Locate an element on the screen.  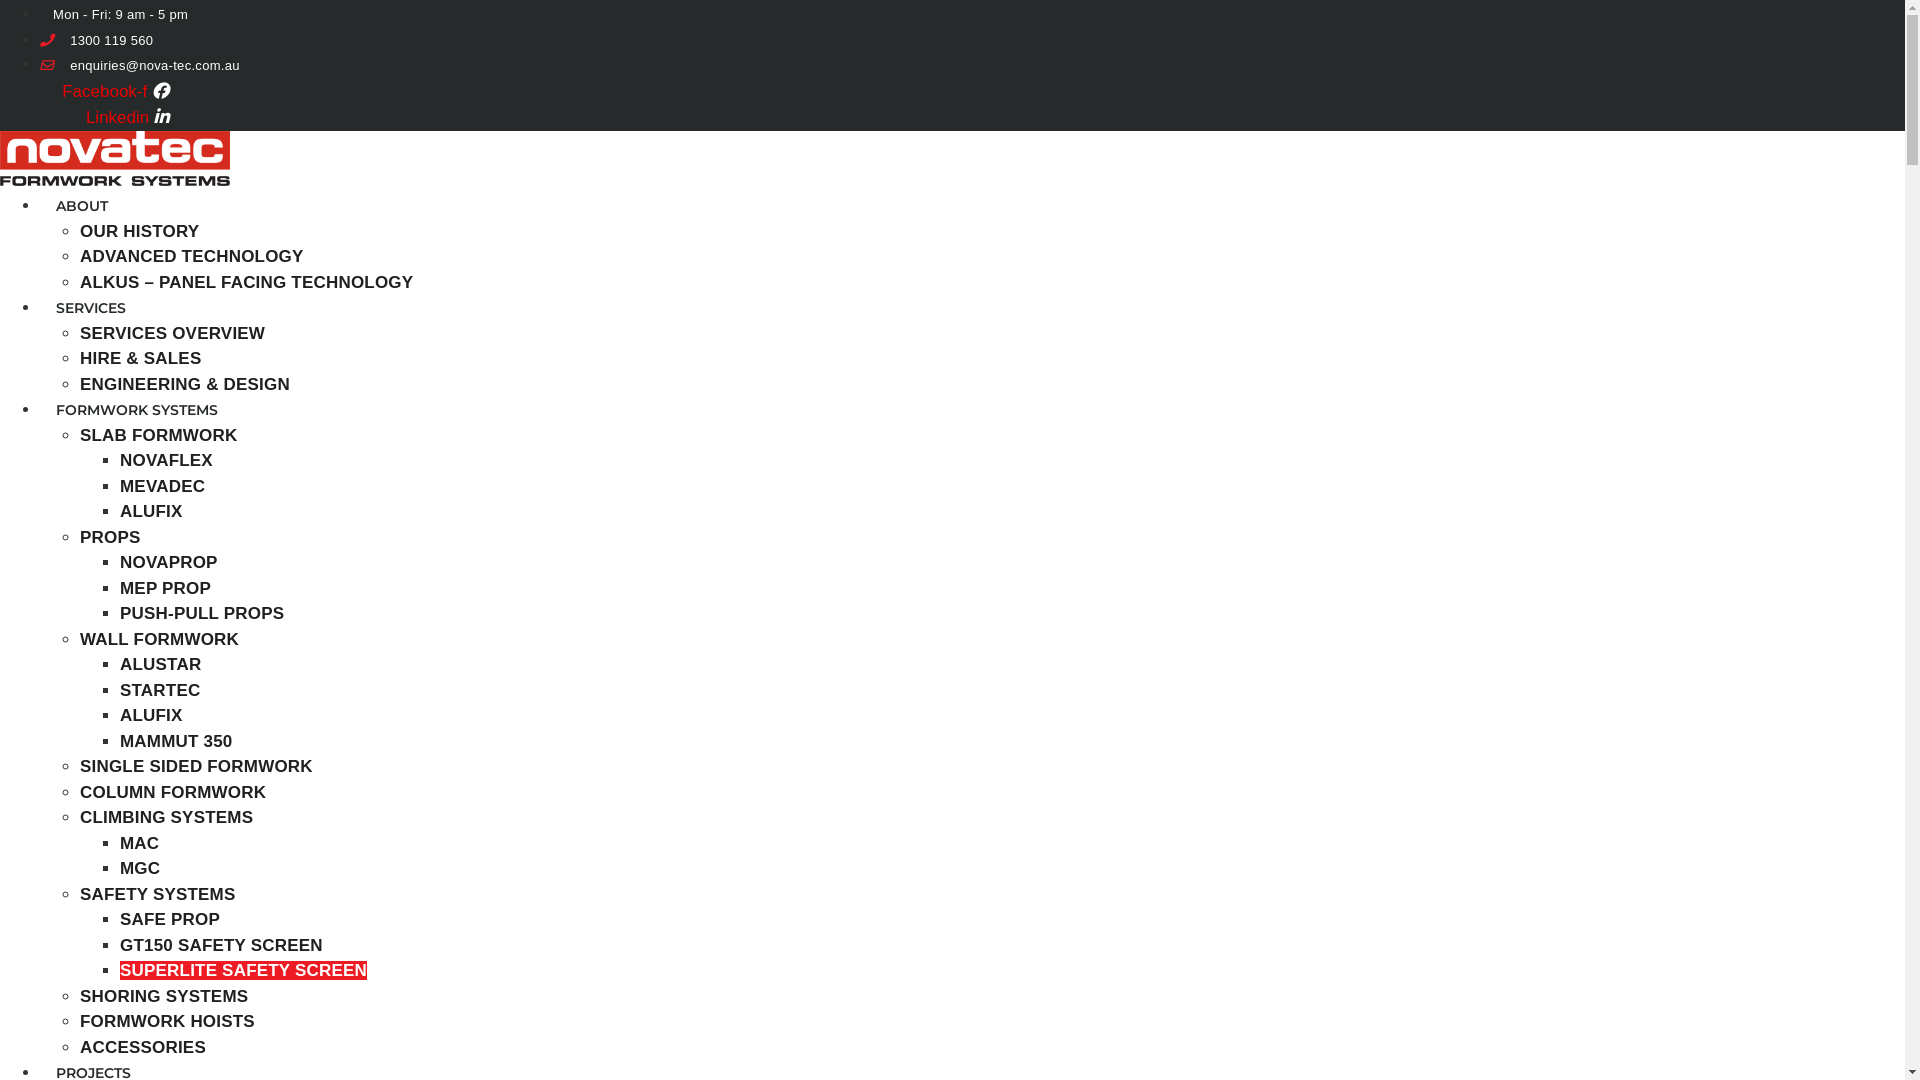
'SAFE PROP' is located at coordinates (169, 919).